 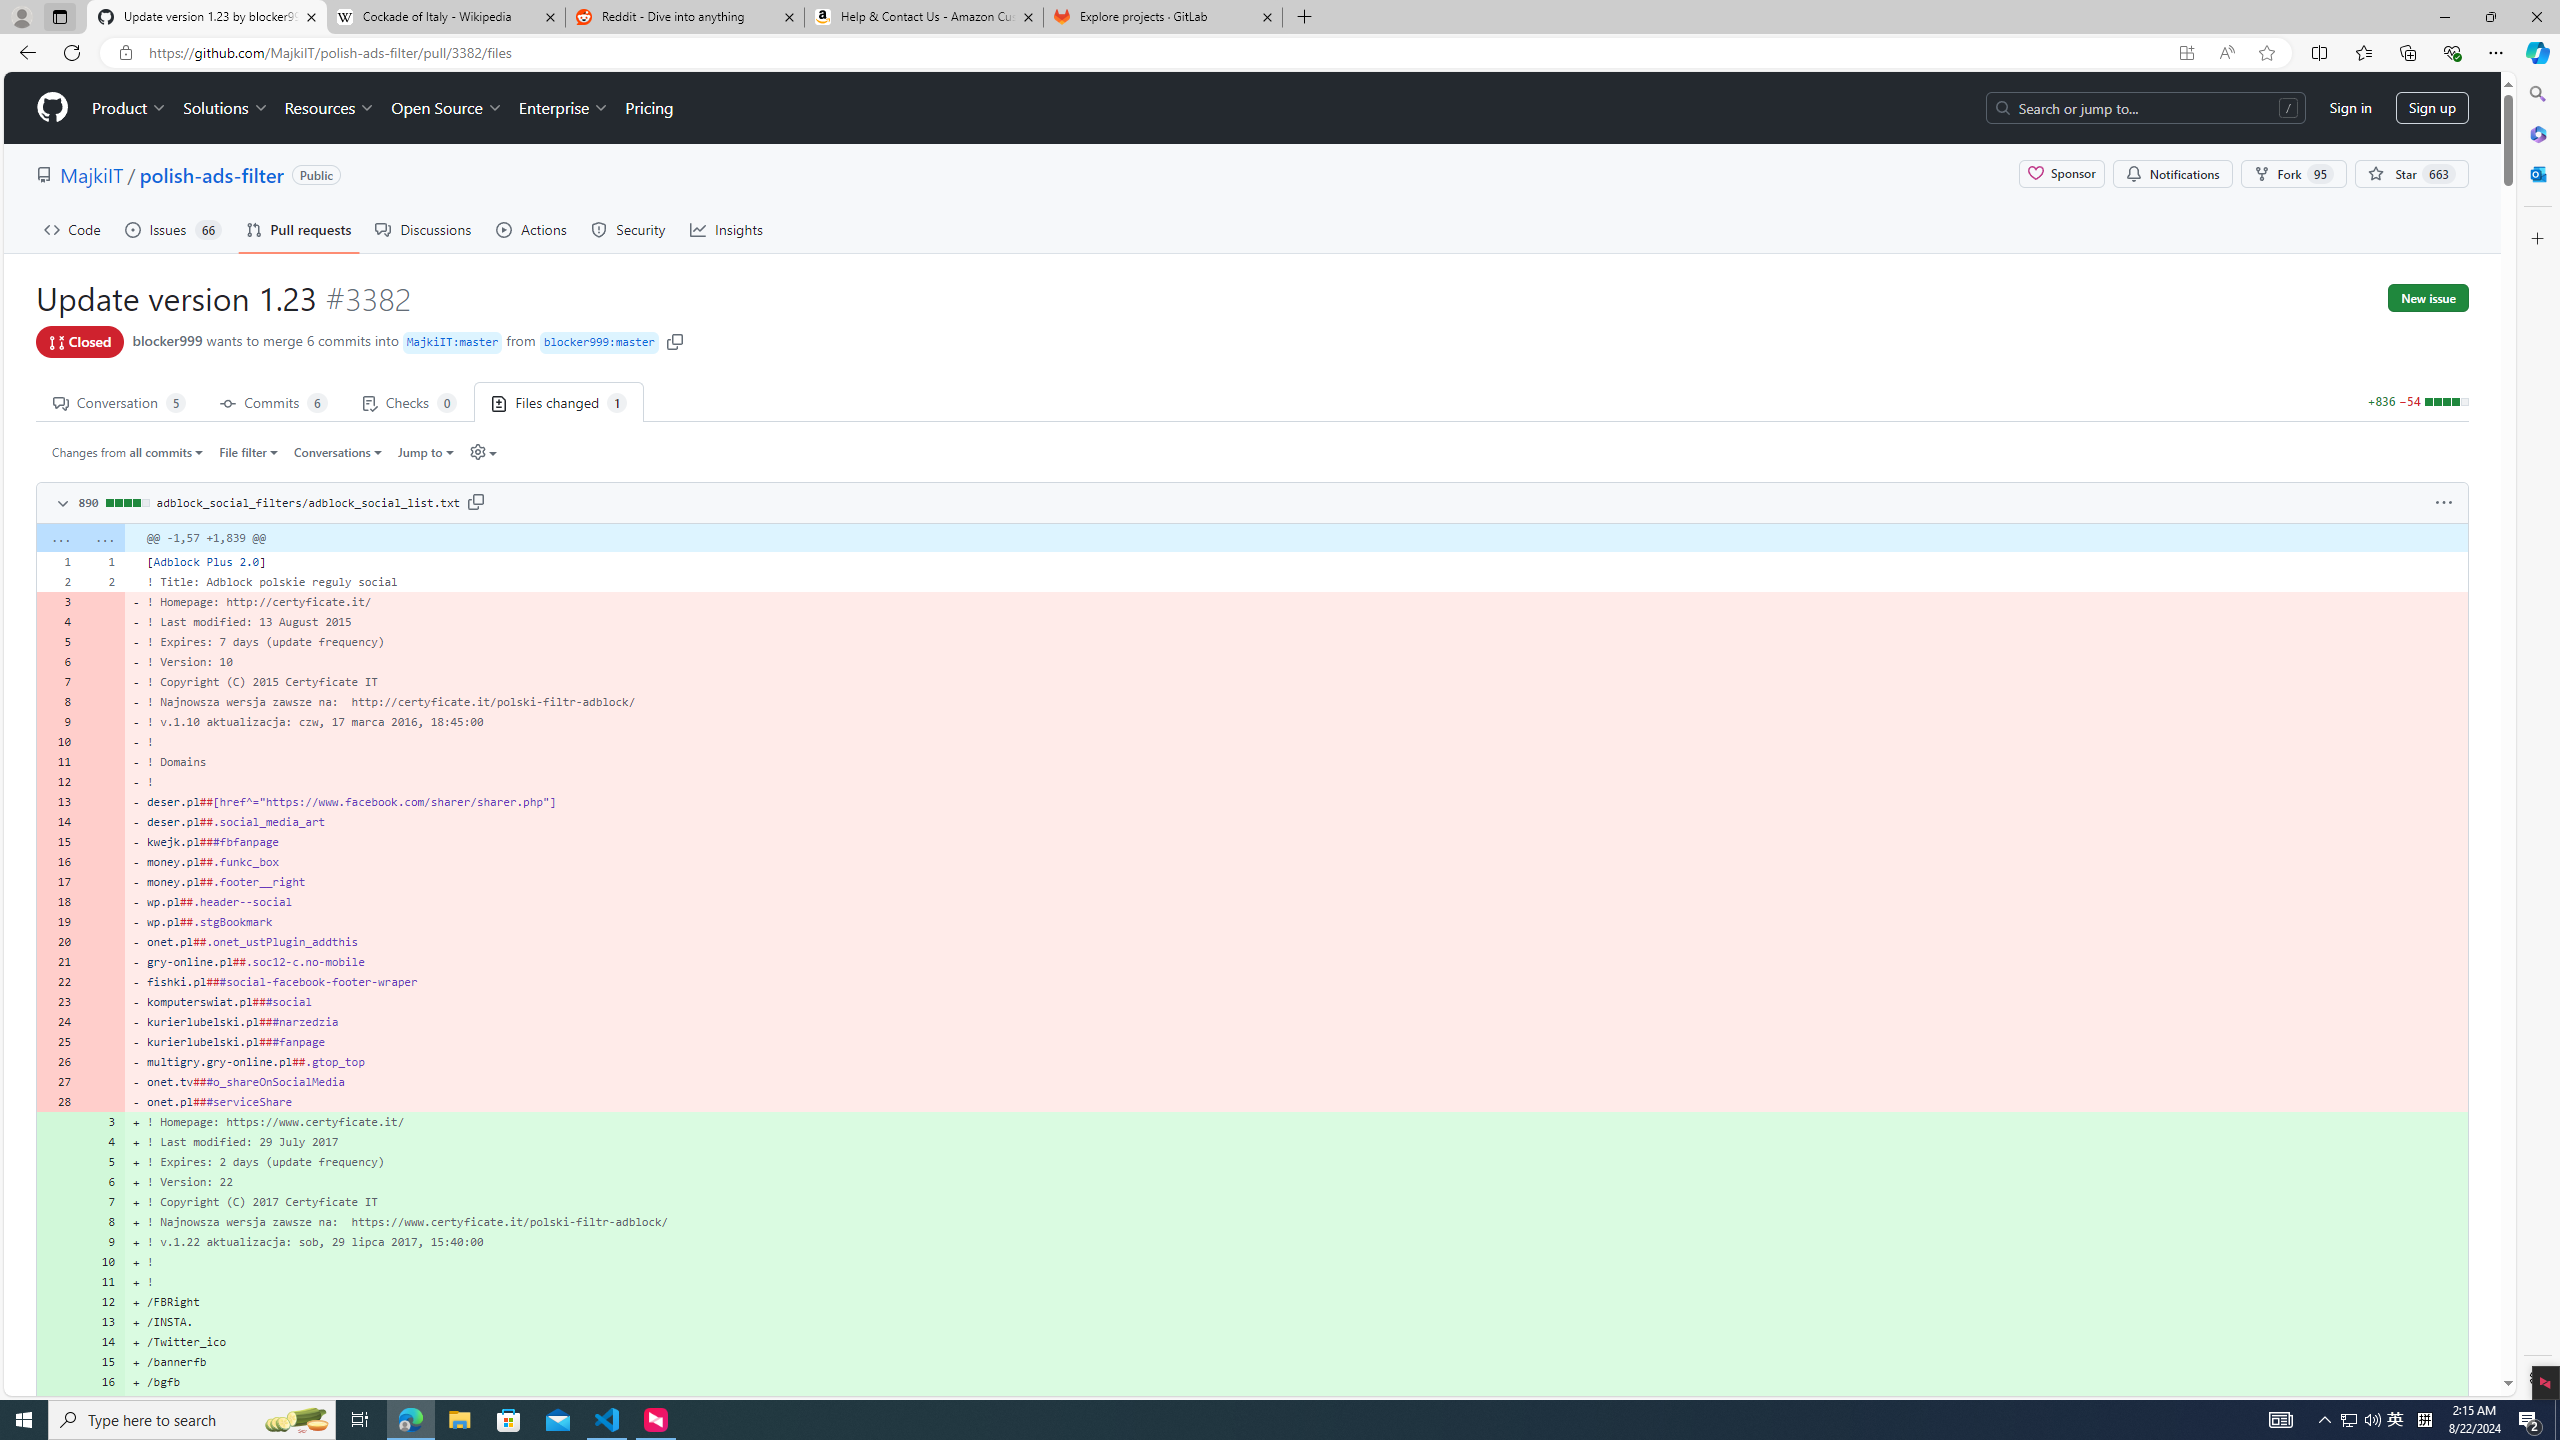 I want to click on '18', so click(x=57, y=900).